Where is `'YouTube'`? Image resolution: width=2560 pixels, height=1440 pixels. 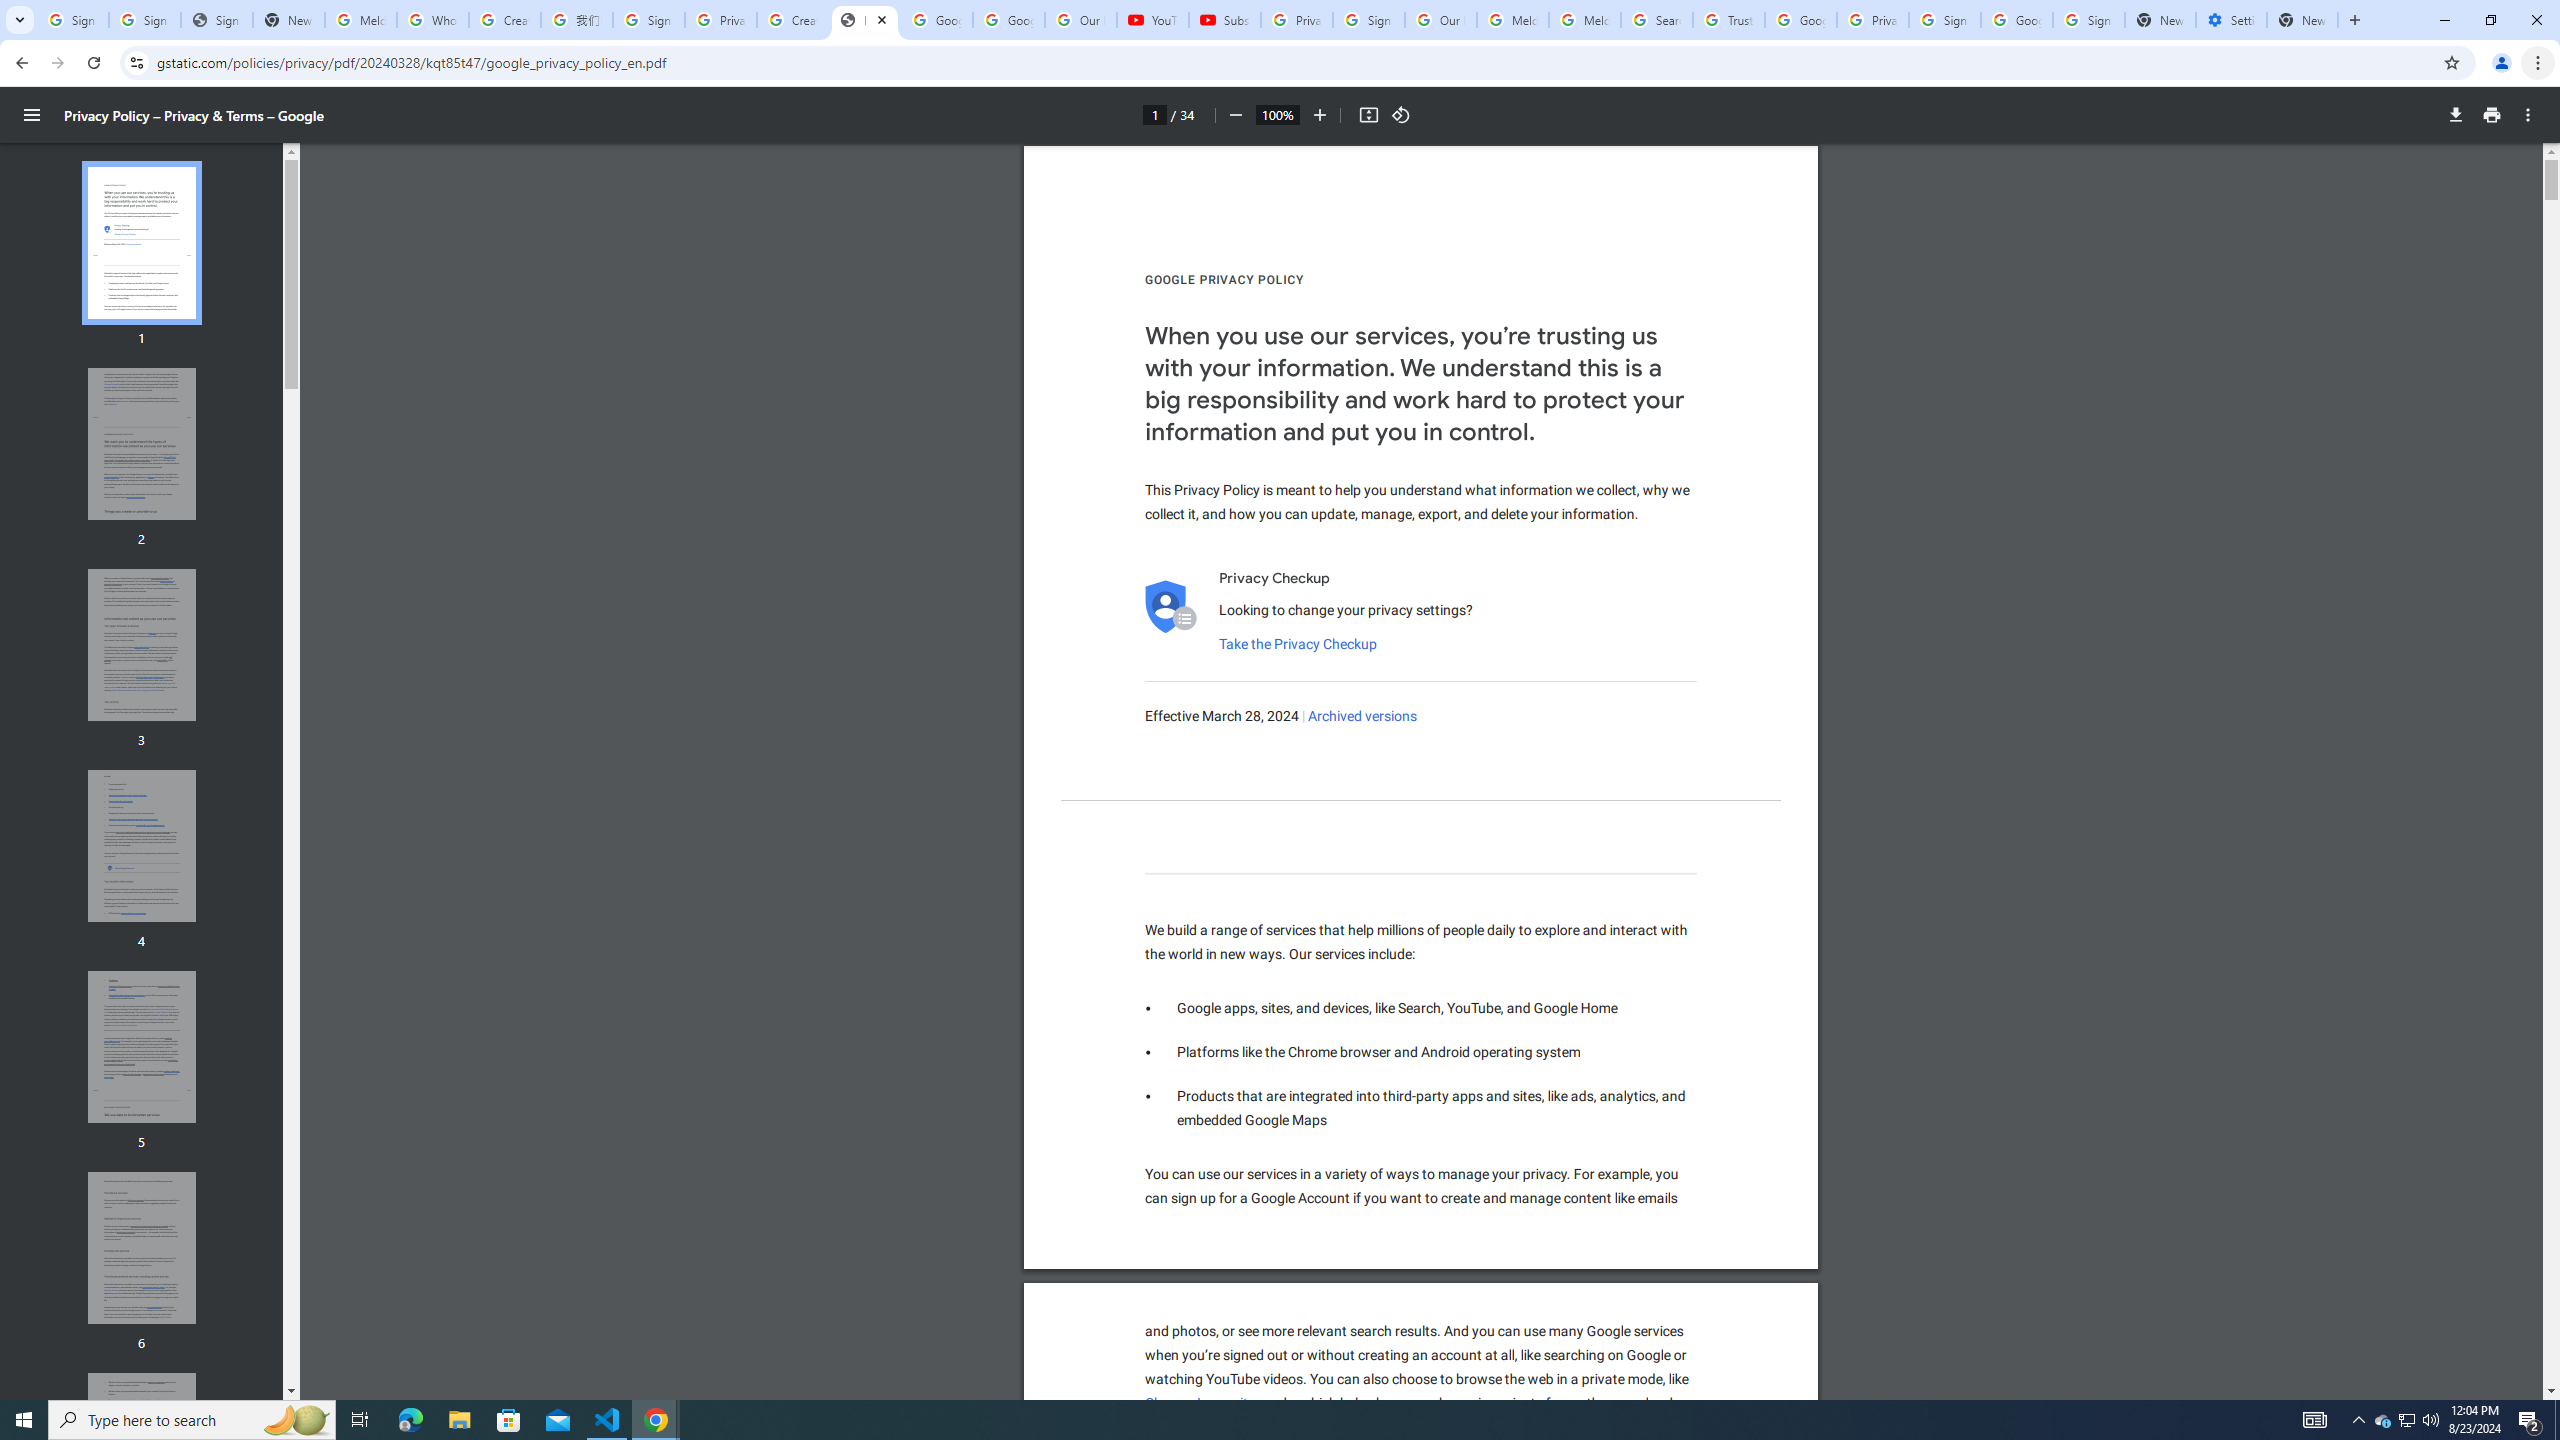
'YouTube' is located at coordinates (1153, 19).